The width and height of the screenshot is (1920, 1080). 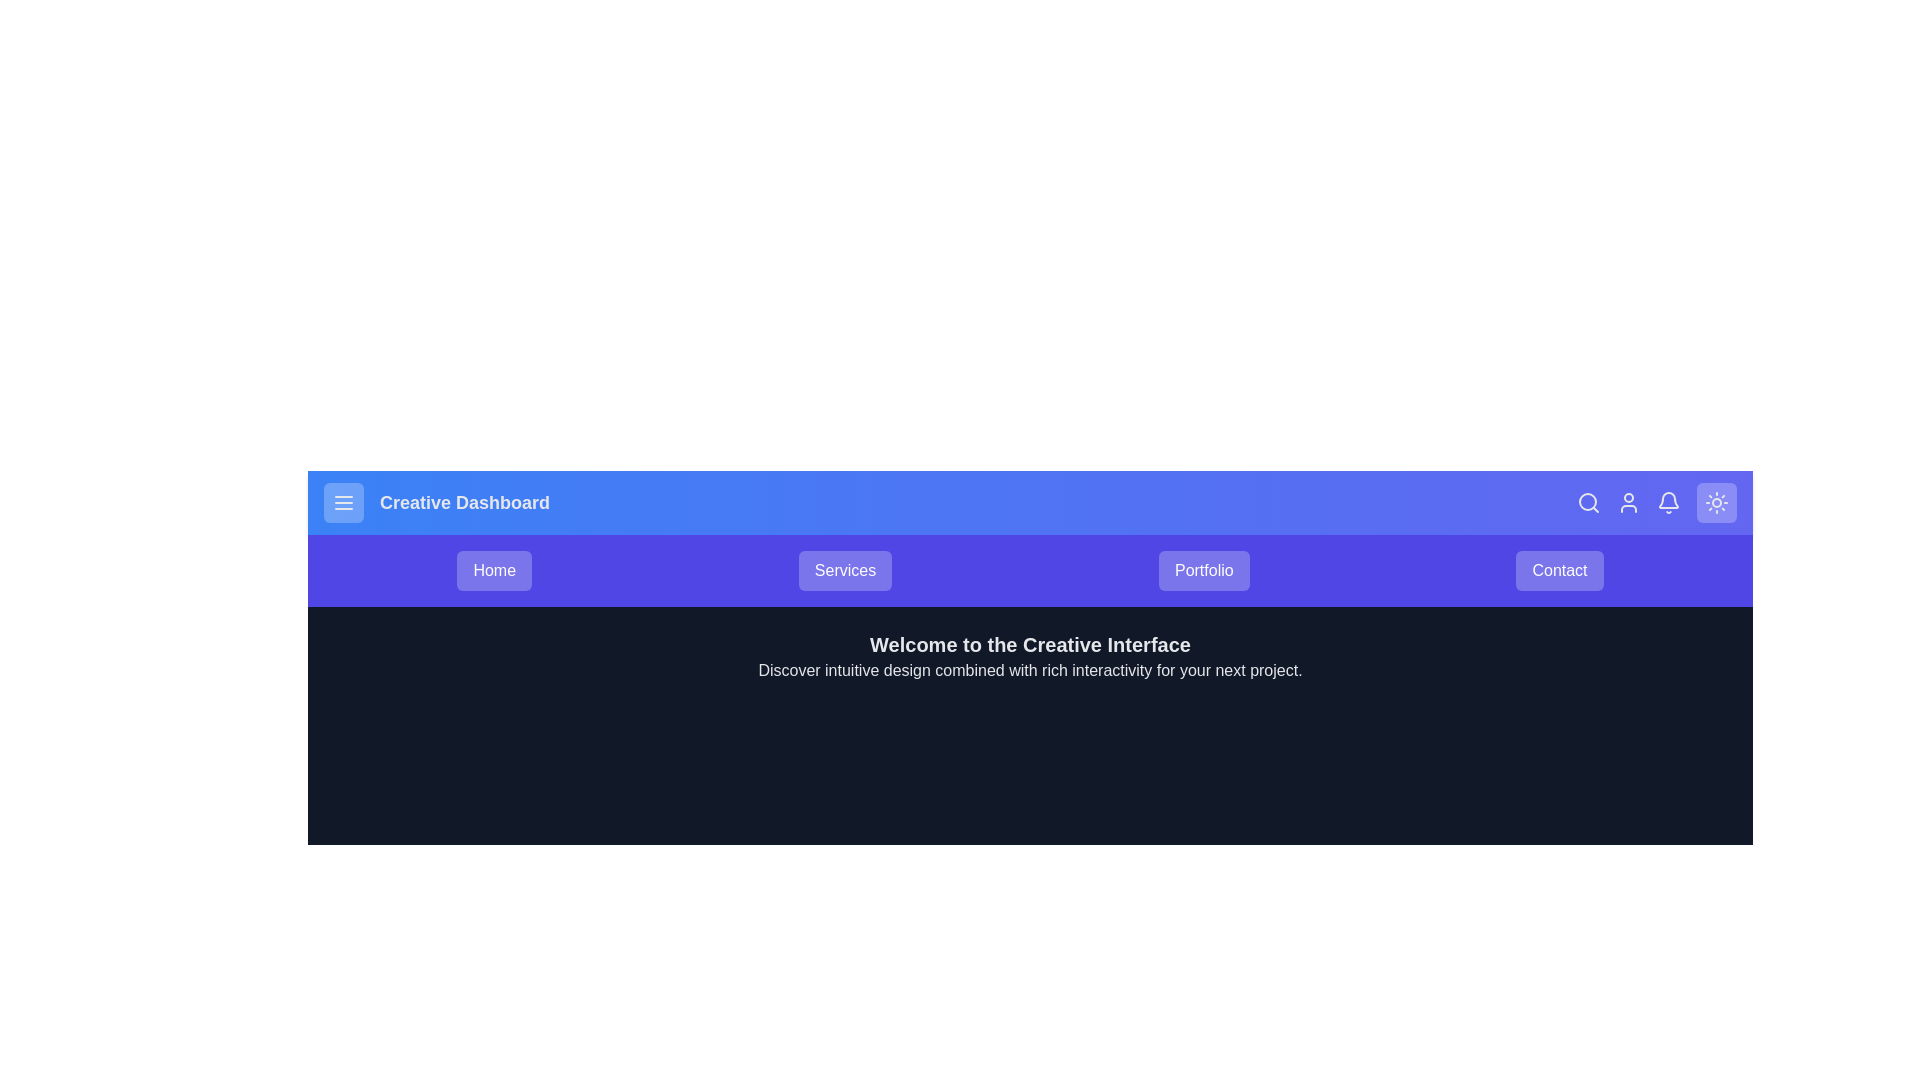 What do you see at coordinates (1587, 501) in the screenshot?
I see `the search icon in the header` at bounding box center [1587, 501].